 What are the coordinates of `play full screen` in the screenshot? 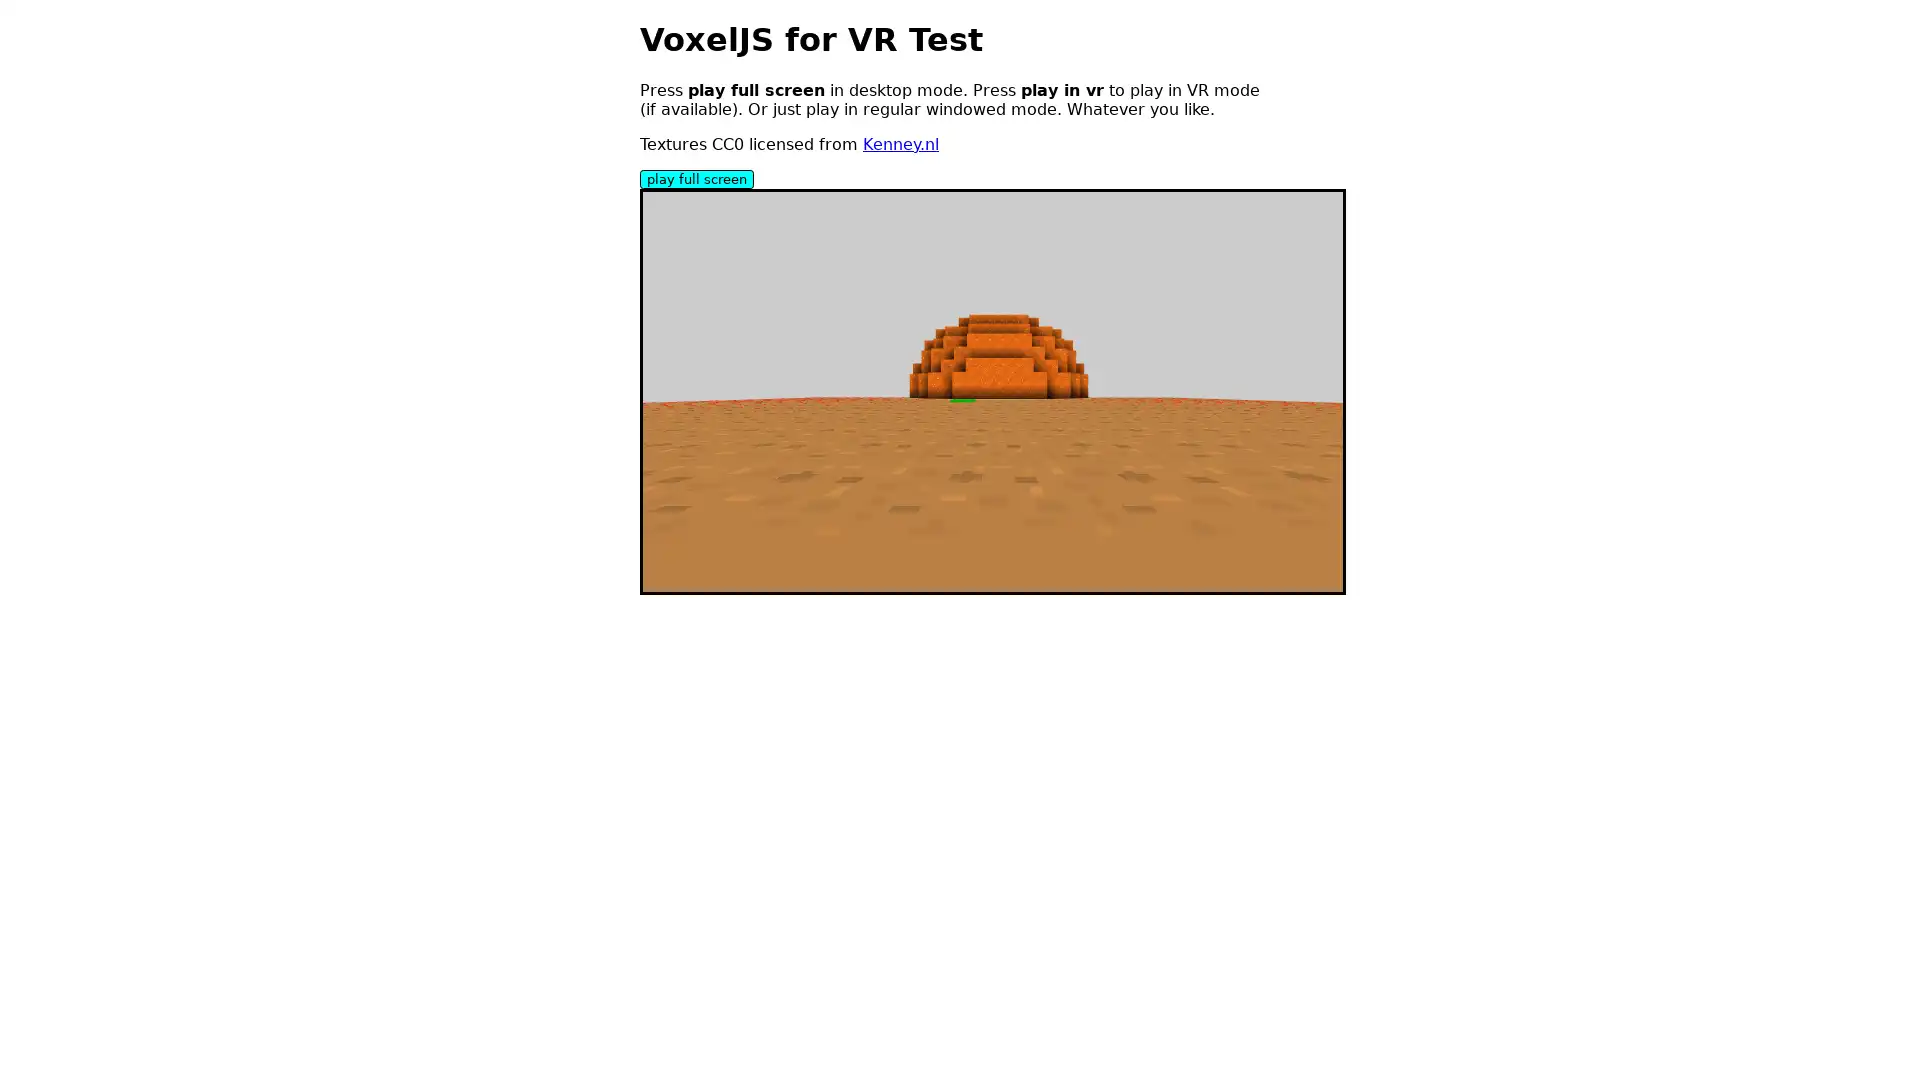 It's located at (696, 177).